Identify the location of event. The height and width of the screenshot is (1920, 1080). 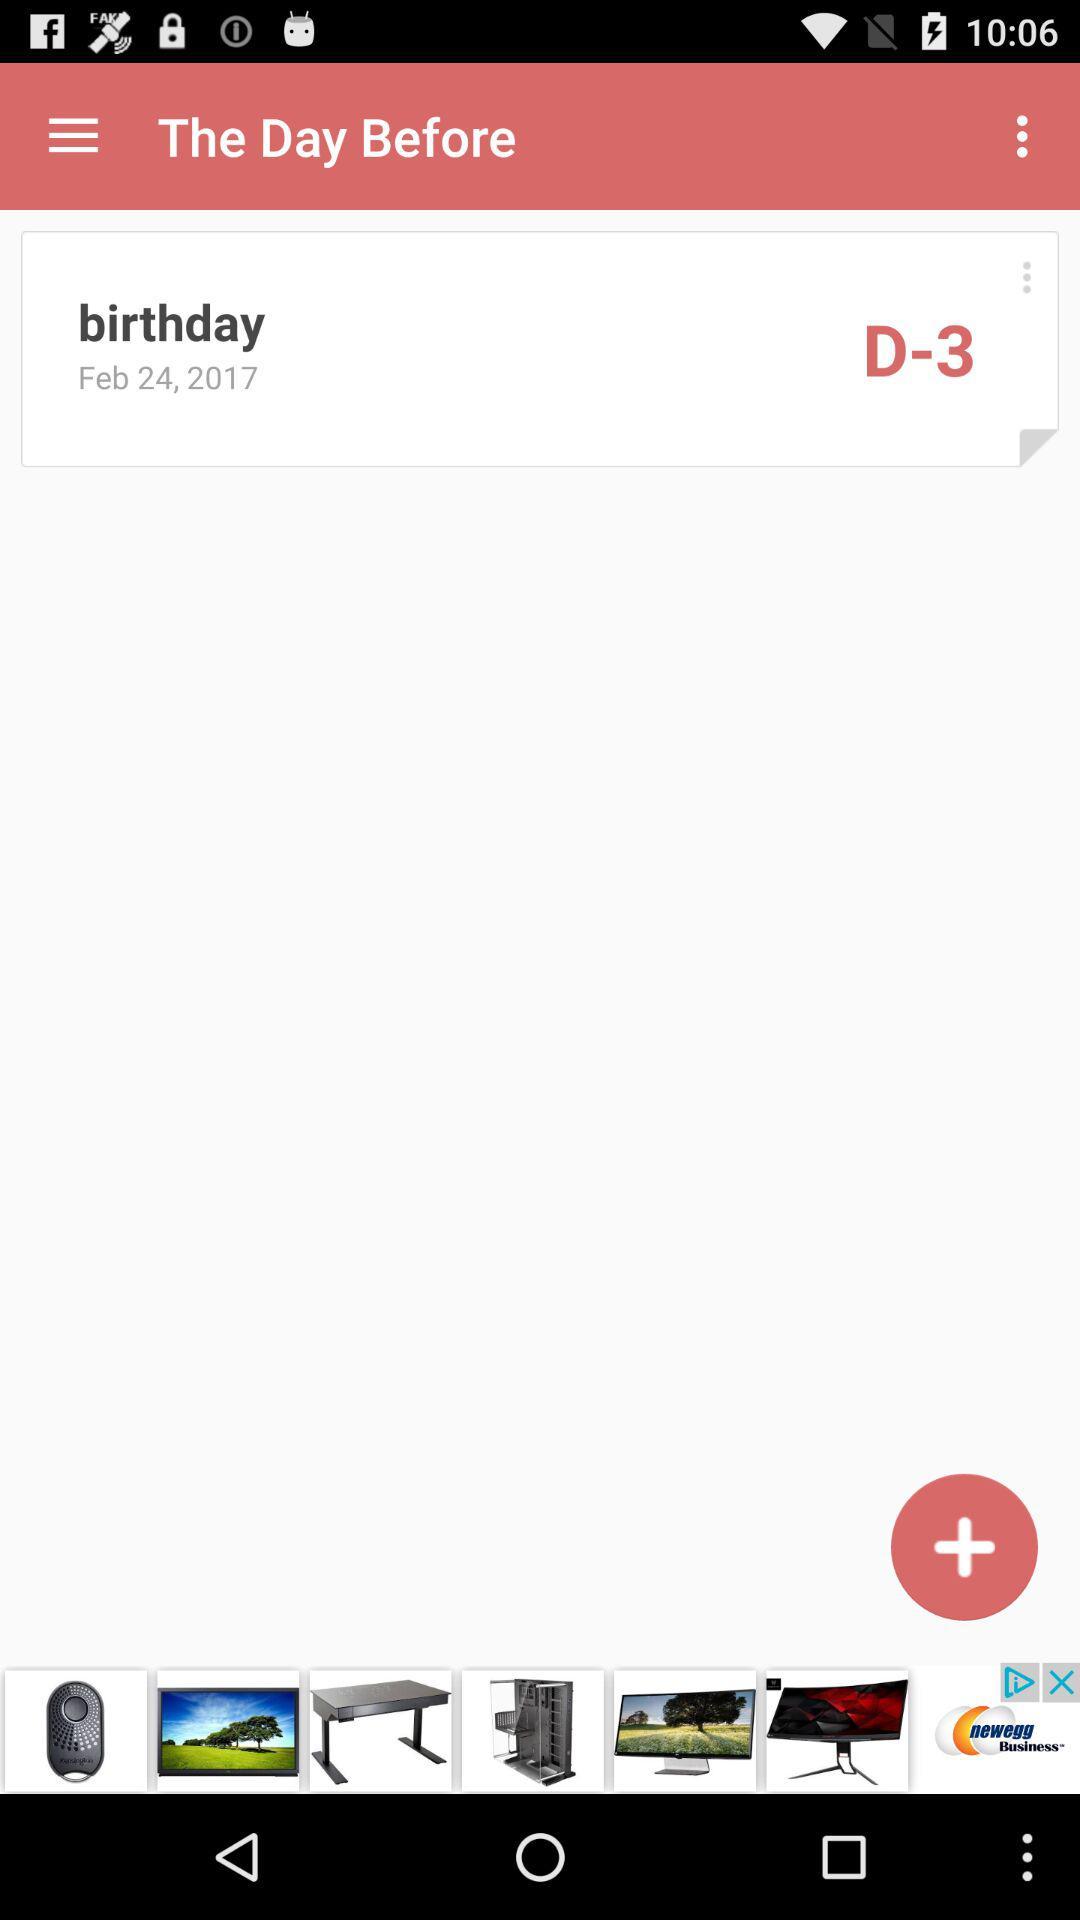
(963, 1546).